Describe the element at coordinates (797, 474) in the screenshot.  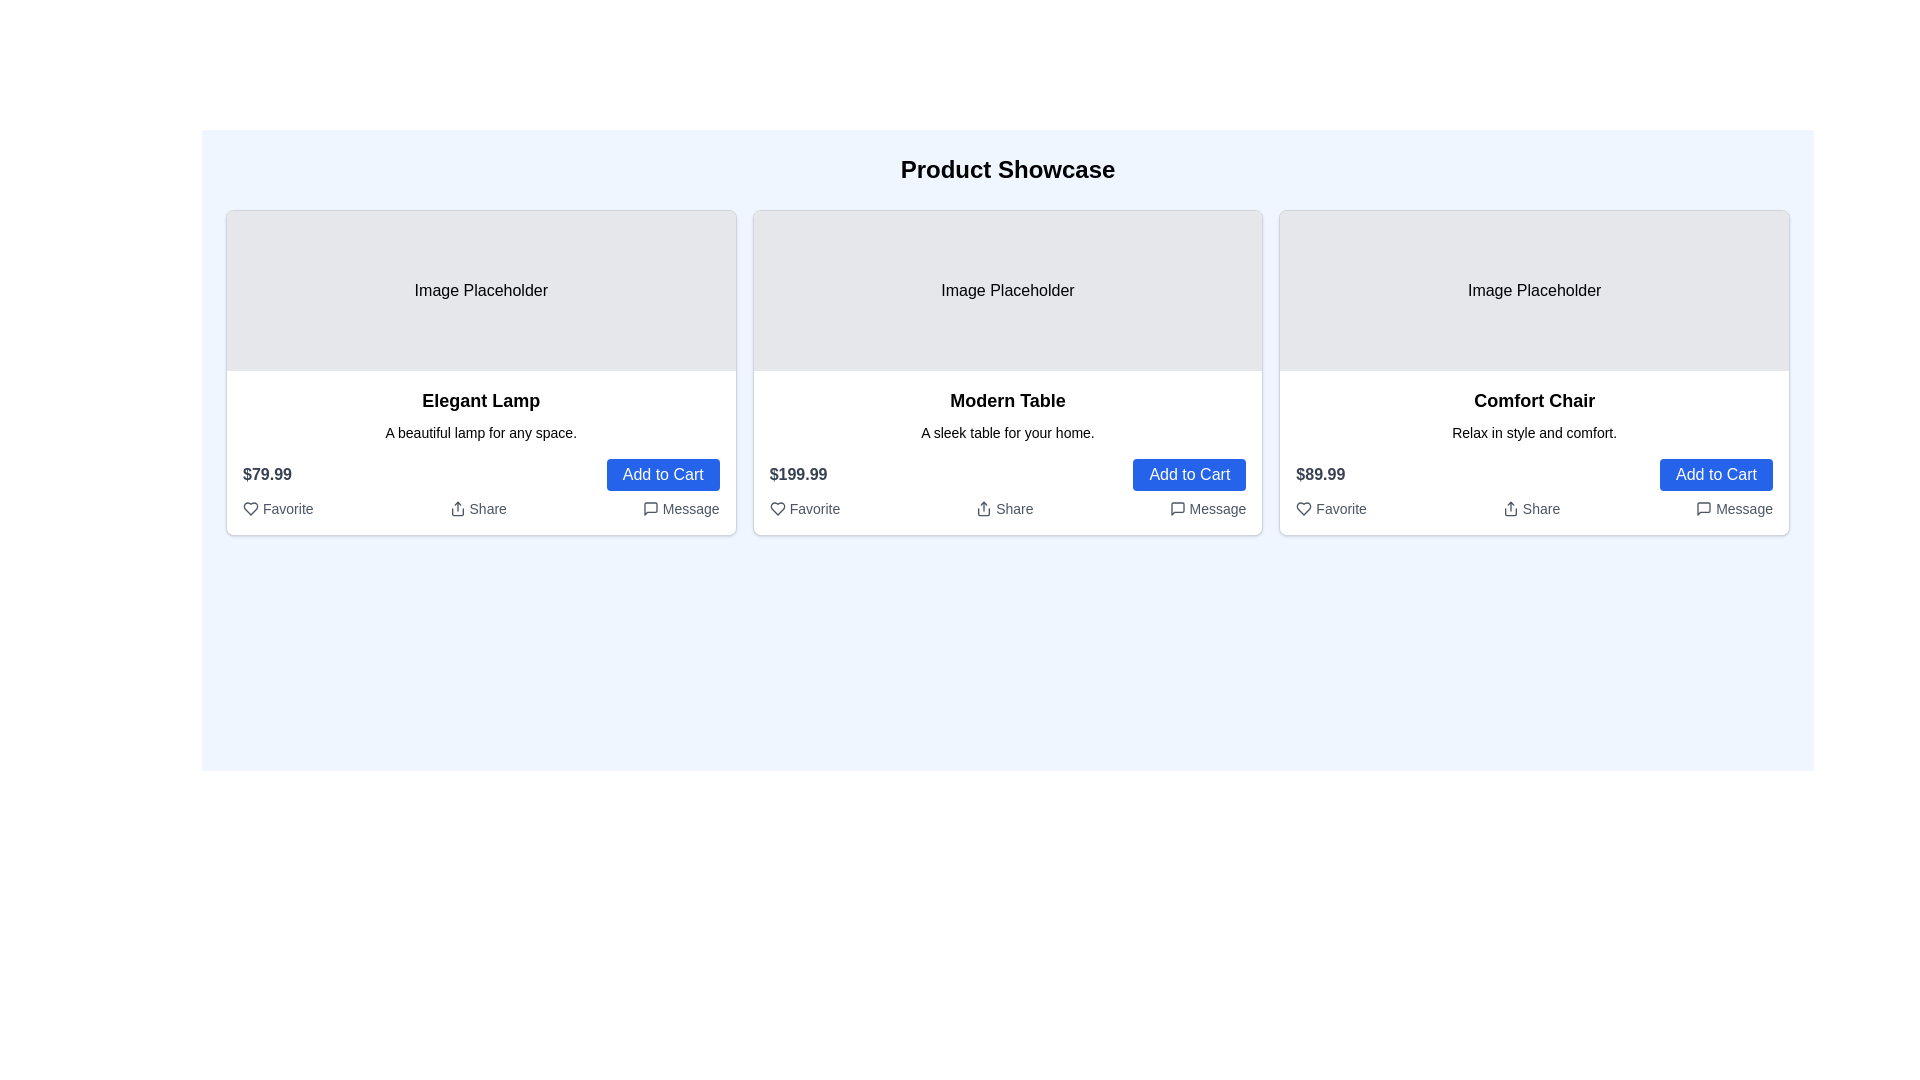
I see `the Static Text displaying the price of the 'Modern Table' product, located above the 'Add to Cart' button` at that location.